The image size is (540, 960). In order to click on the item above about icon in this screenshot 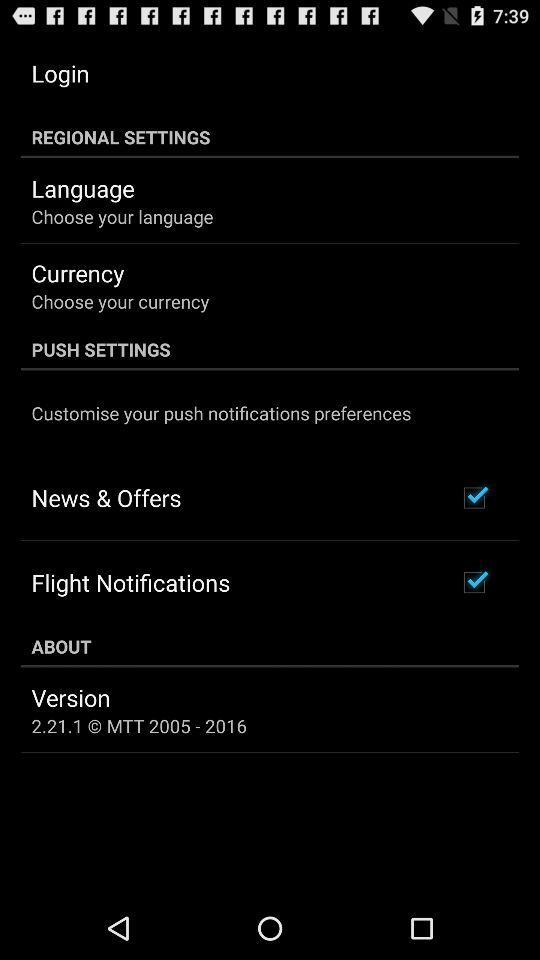, I will do `click(130, 582)`.